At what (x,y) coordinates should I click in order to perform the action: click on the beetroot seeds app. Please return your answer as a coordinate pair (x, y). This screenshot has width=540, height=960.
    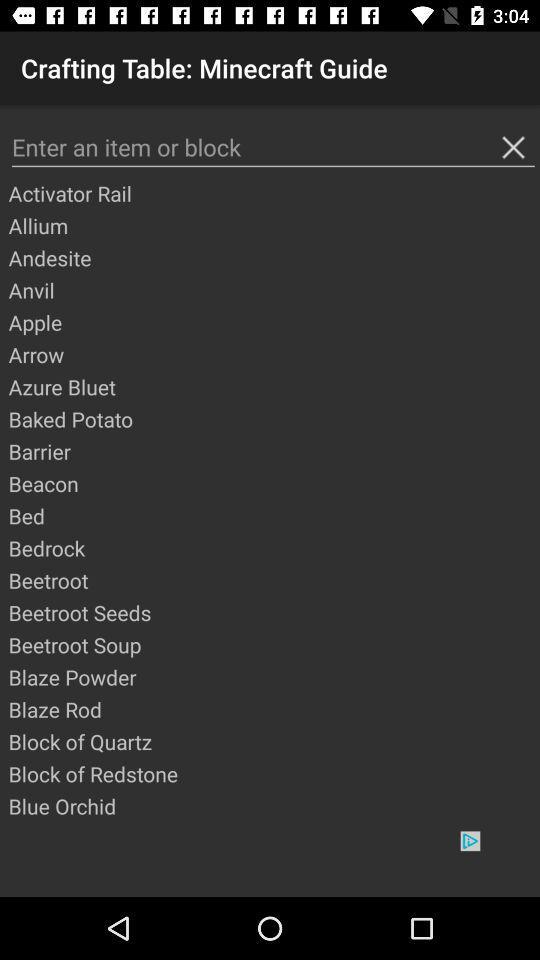
    Looking at the image, I should click on (272, 611).